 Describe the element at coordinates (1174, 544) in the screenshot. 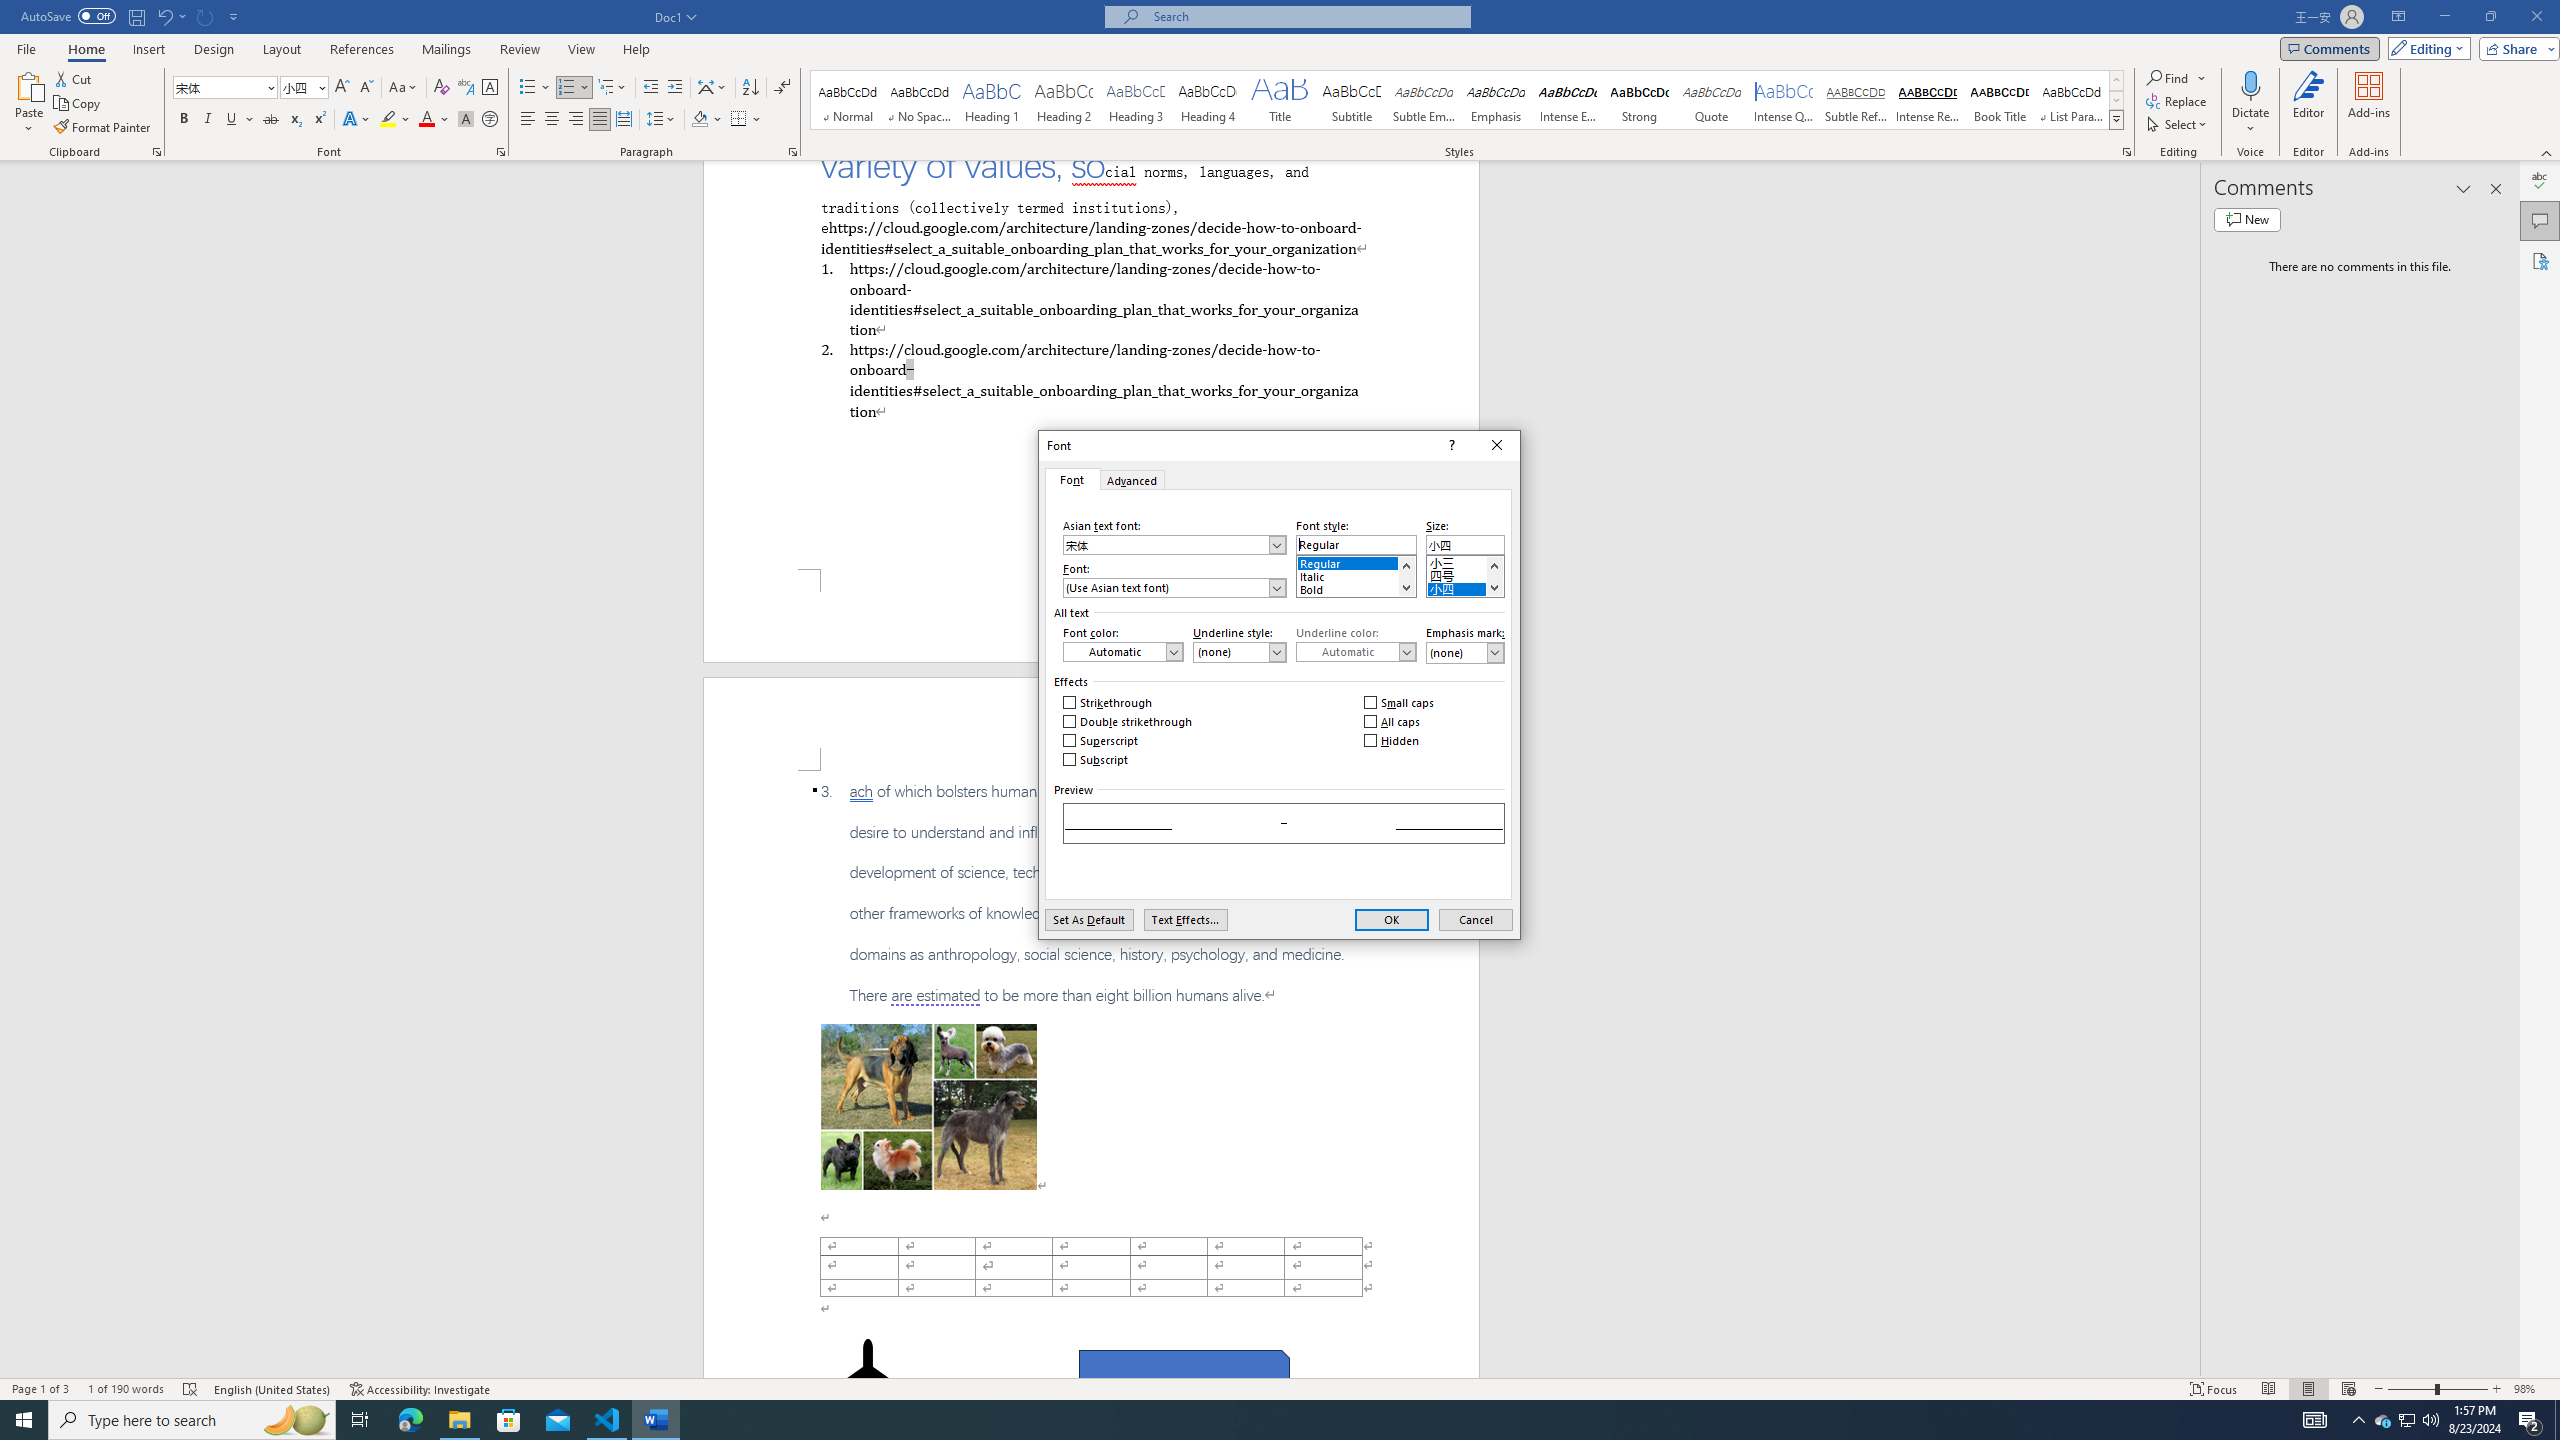

I see `'Asian text font:'` at that location.